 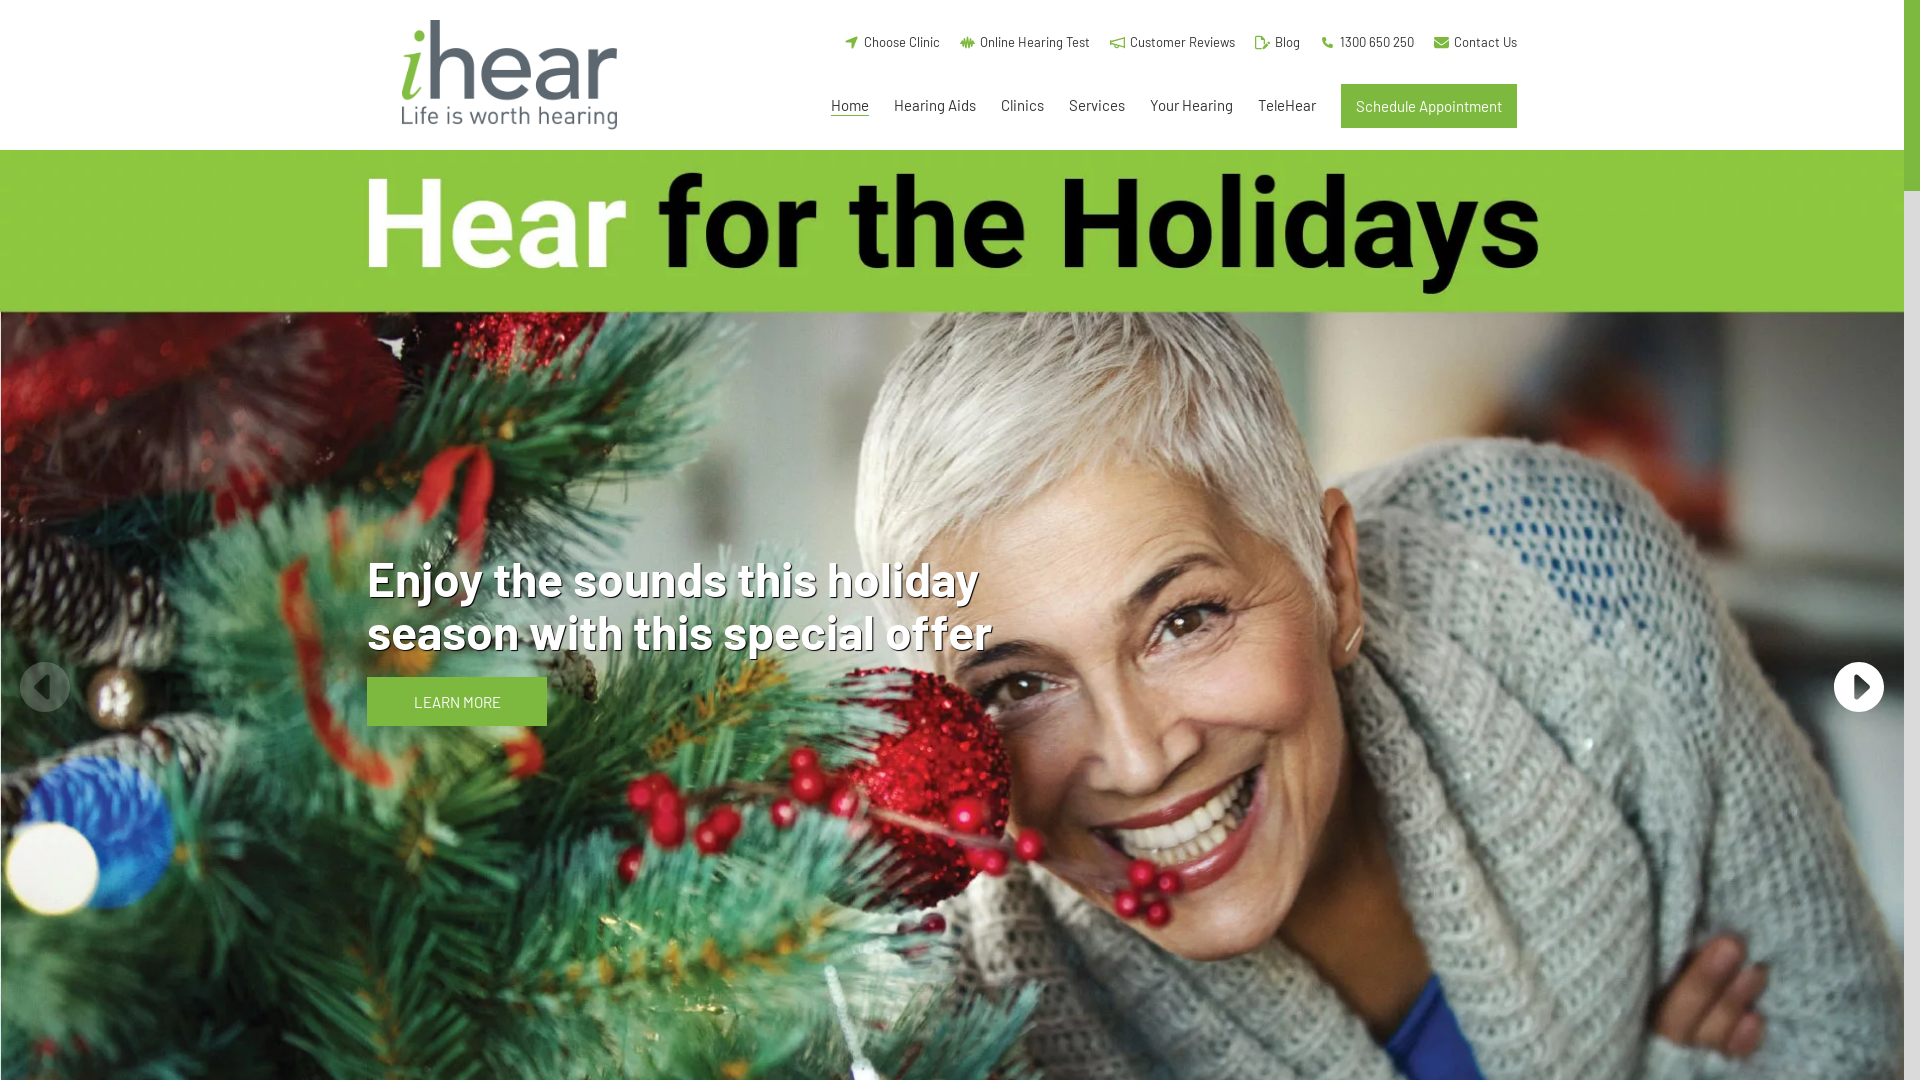 I want to click on 'Blog', so click(x=1276, y=41).